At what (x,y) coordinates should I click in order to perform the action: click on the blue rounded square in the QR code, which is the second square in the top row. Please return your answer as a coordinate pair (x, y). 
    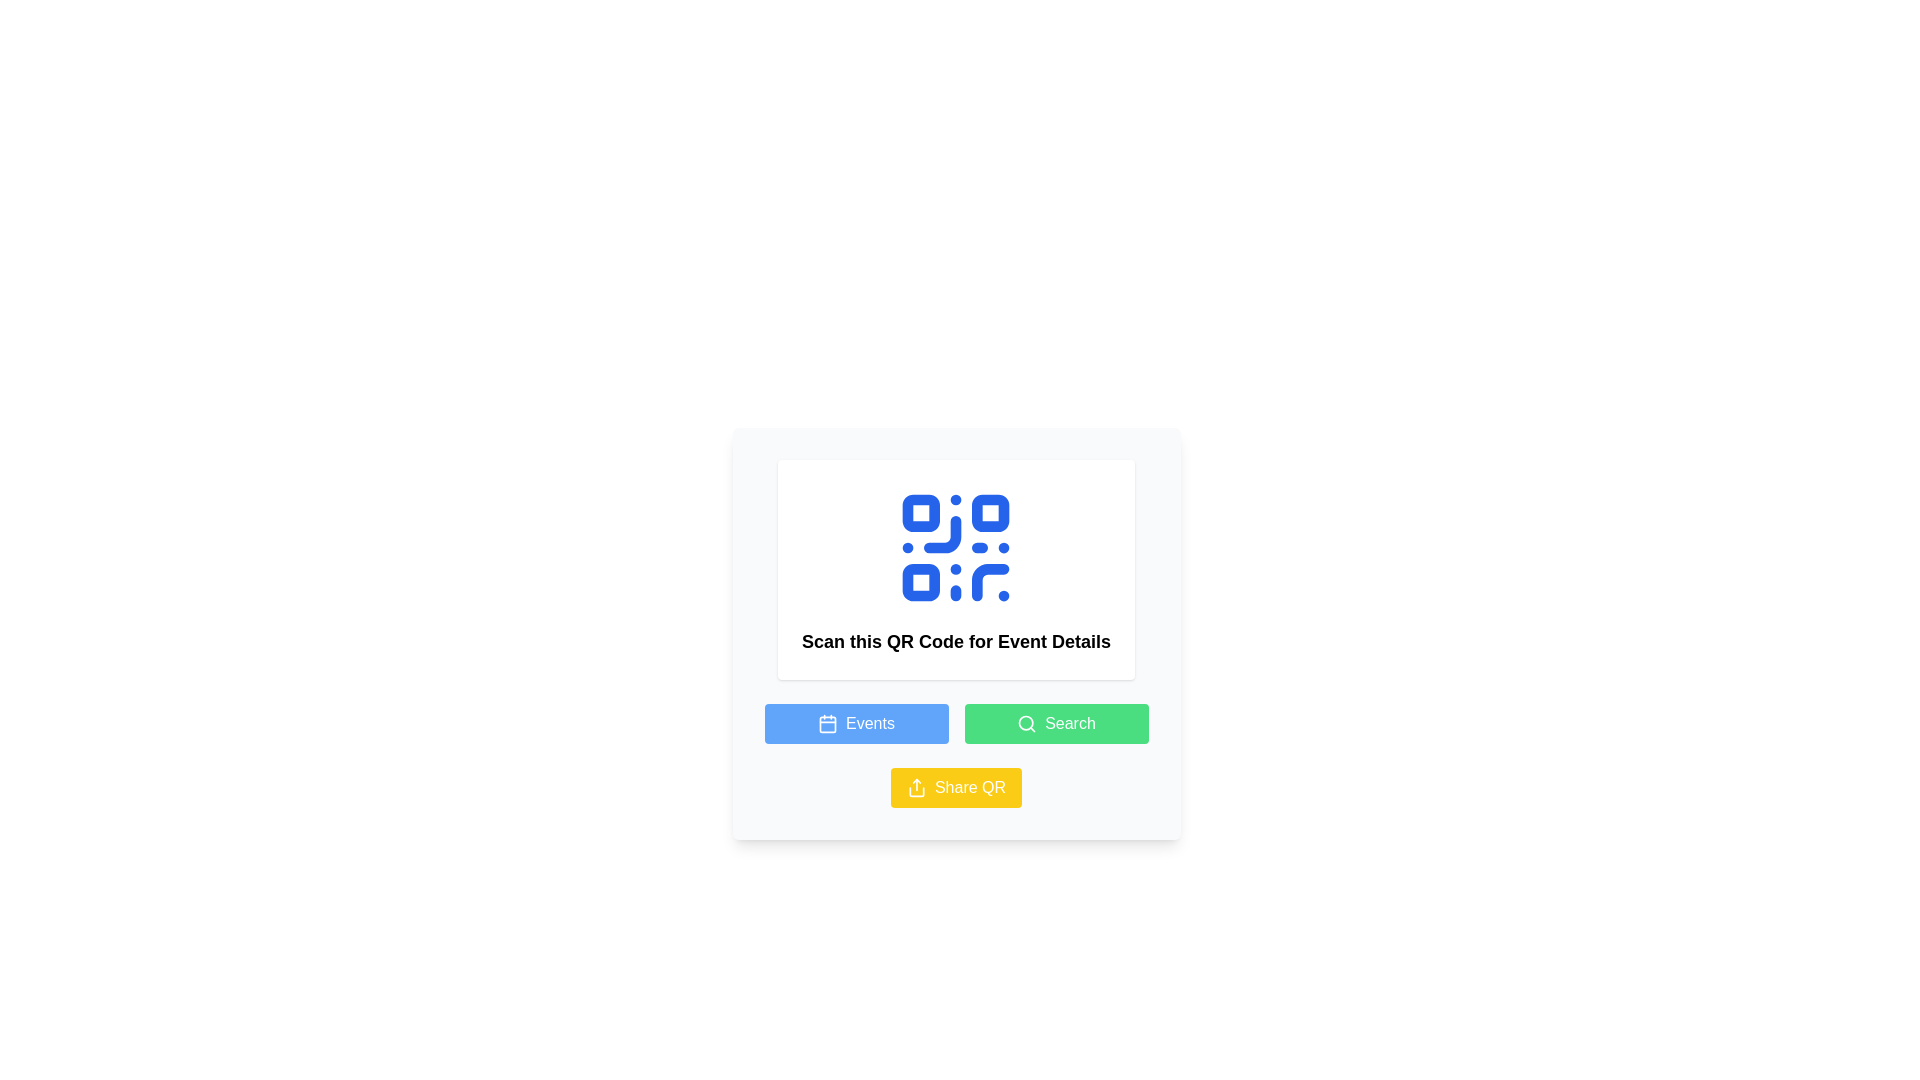
    Looking at the image, I should click on (991, 512).